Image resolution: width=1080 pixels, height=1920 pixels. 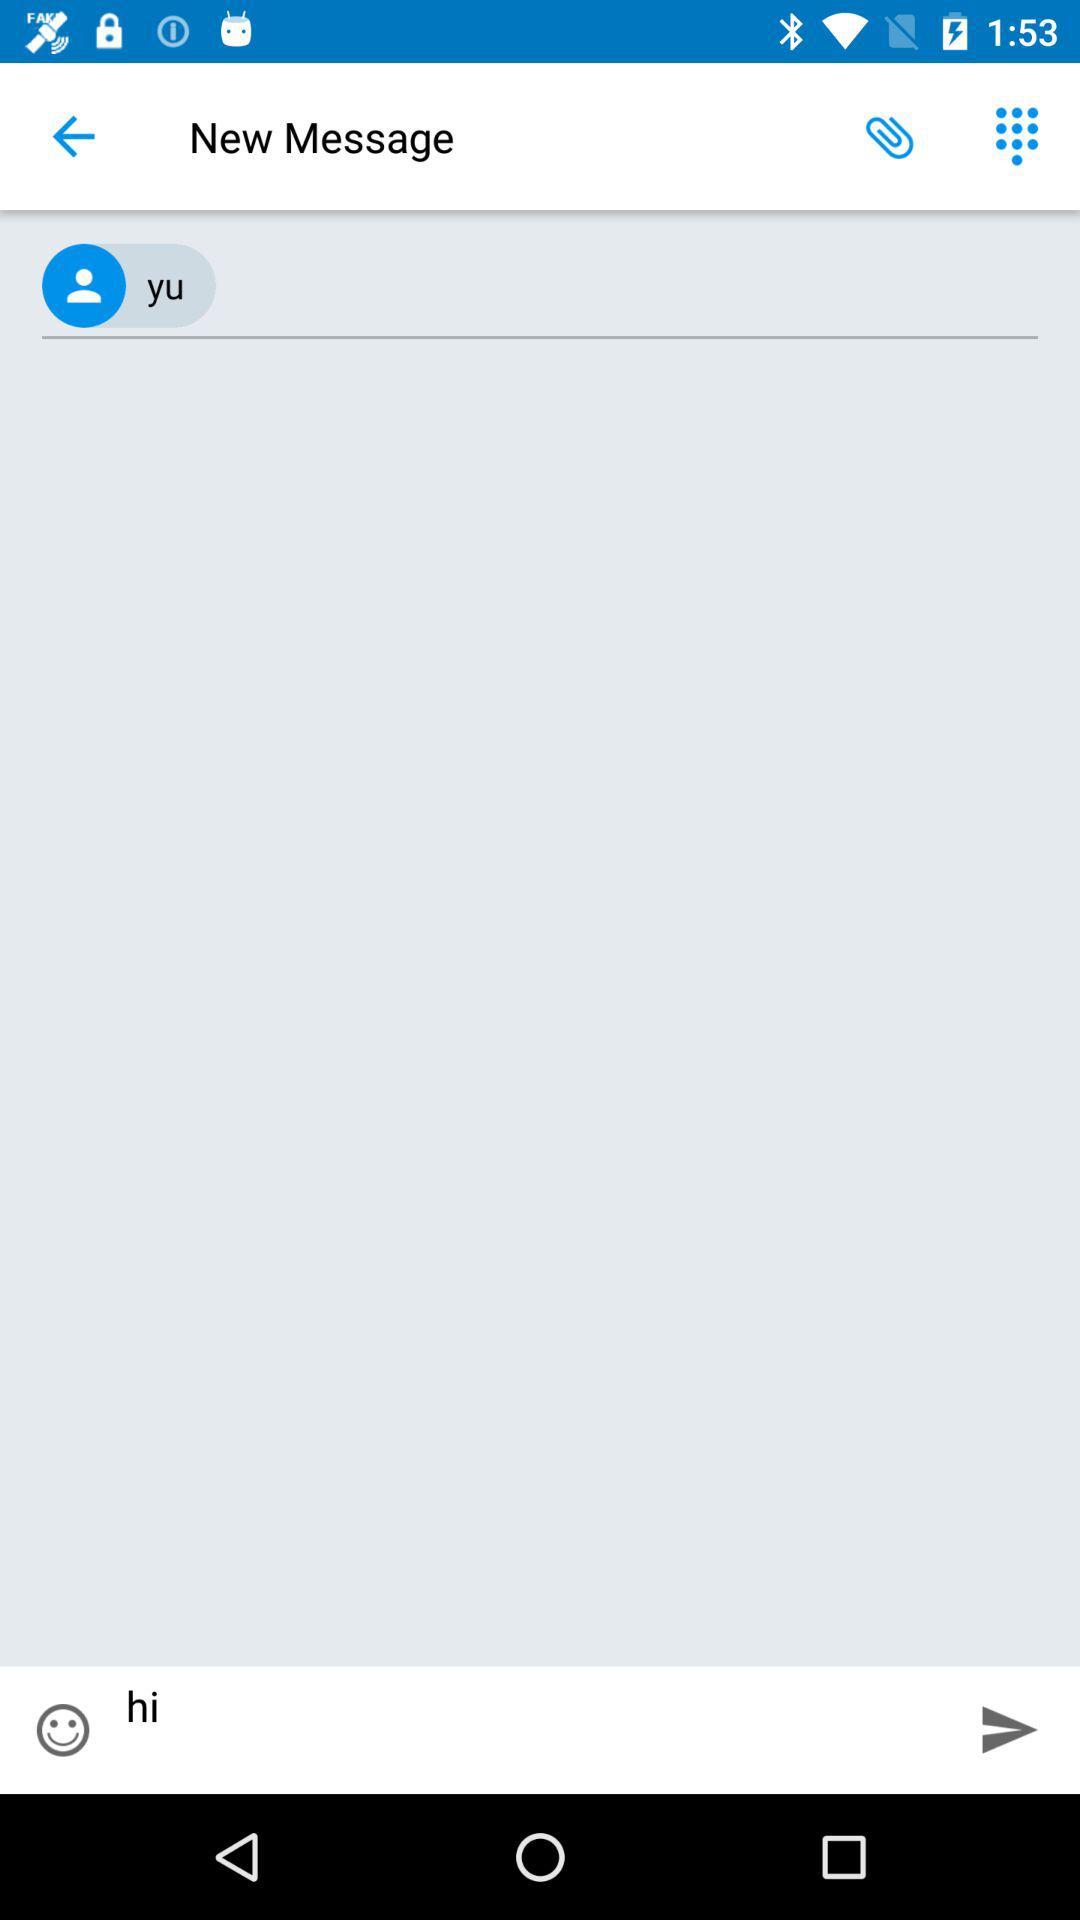 What do you see at coordinates (540, 285) in the screenshot?
I see `the (667) 676-5778,  item` at bounding box center [540, 285].